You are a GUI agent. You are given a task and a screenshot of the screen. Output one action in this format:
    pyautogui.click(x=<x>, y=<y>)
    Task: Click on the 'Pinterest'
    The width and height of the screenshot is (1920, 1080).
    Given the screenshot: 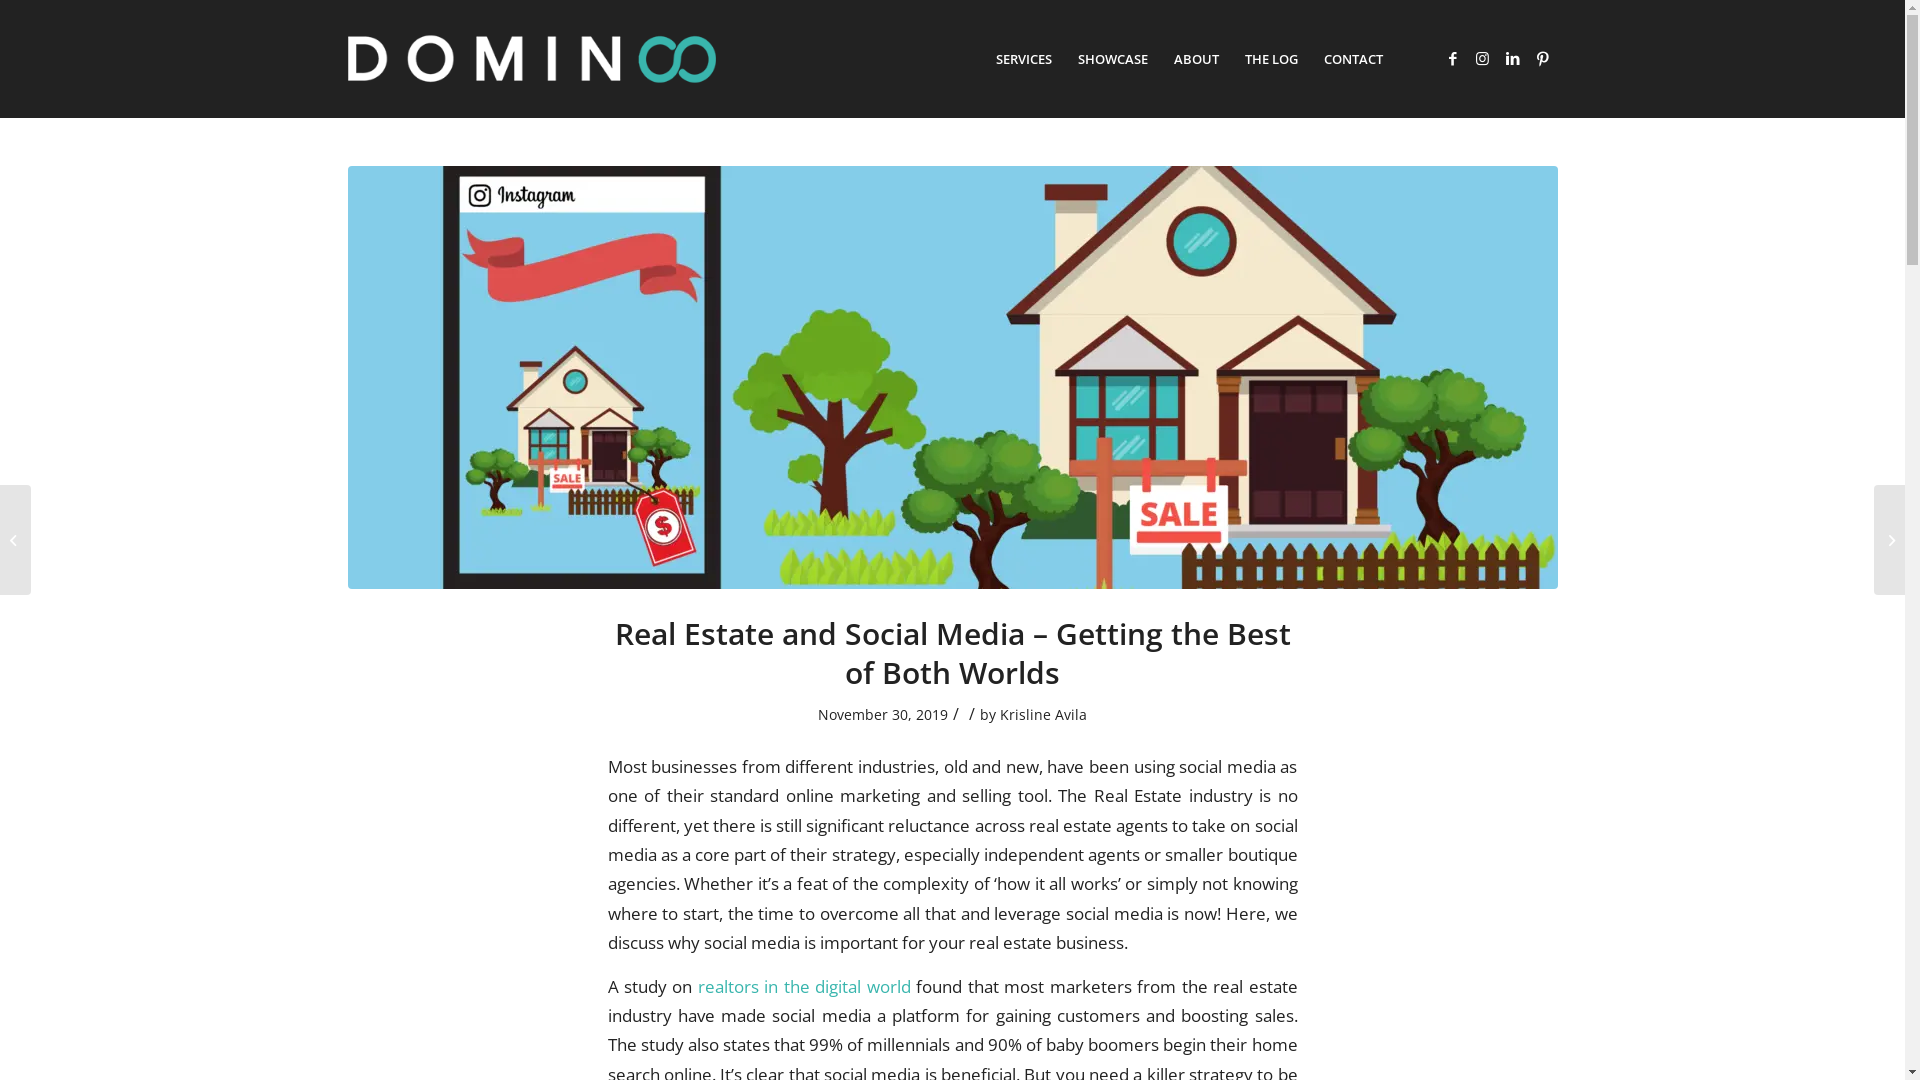 What is the action you would take?
    pyautogui.click(x=1526, y=56)
    